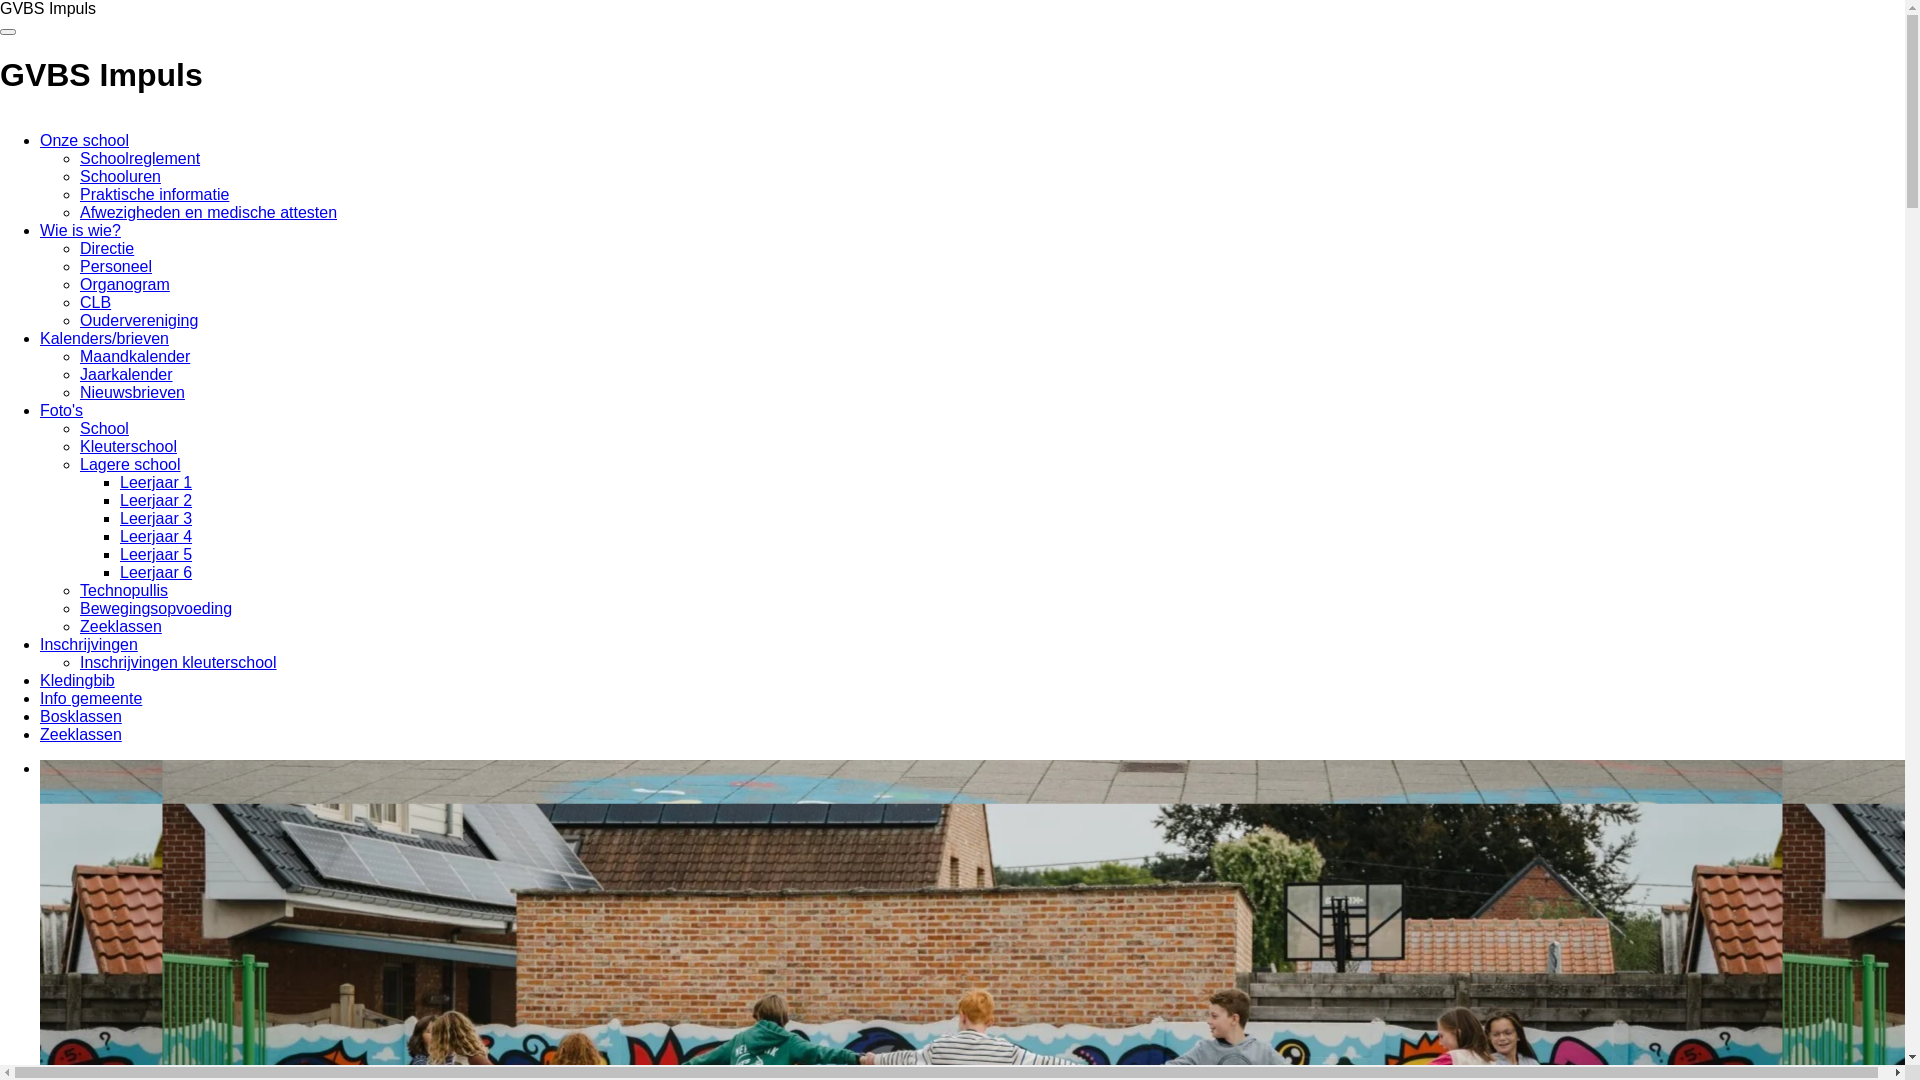  Describe the element at coordinates (119, 175) in the screenshot. I see `'Schooluren'` at that location.